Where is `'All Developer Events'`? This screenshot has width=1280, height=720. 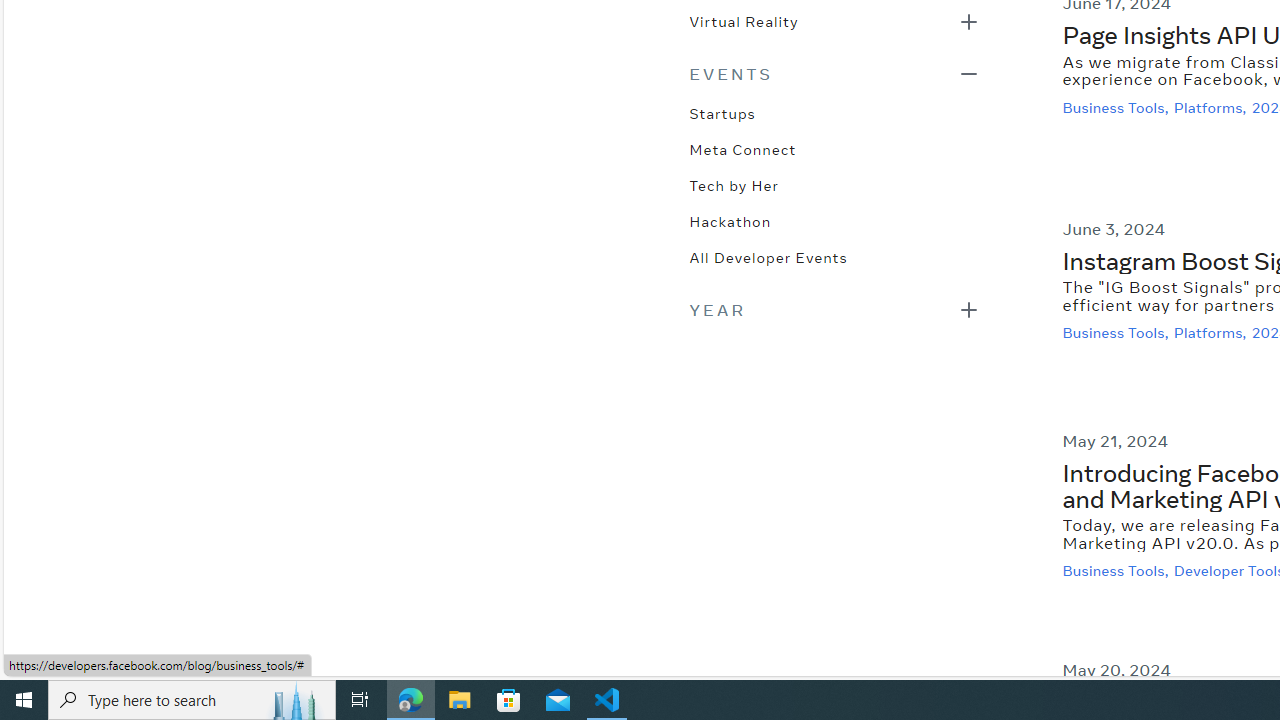
'All Developer Events' is located at coordinates (767, 254).